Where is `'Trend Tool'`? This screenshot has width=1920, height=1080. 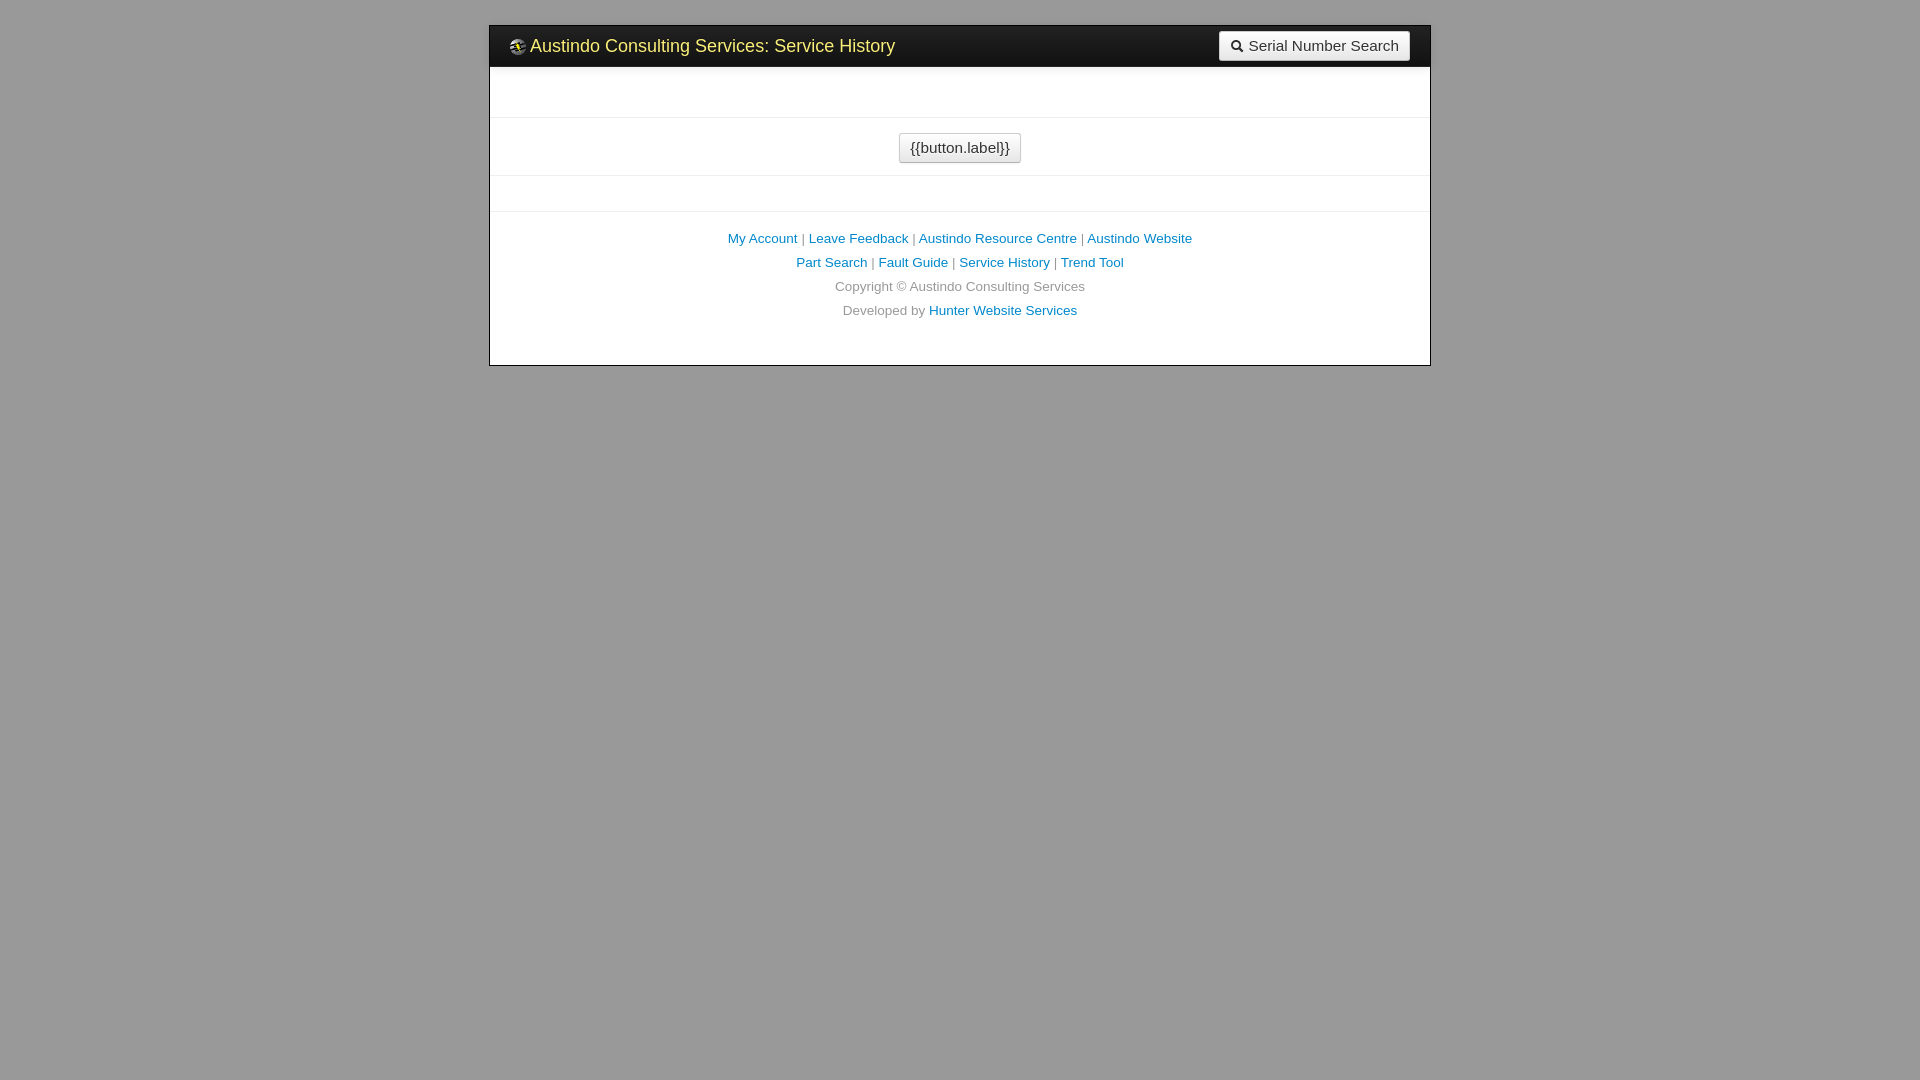
'Trend Tool' is located at coordinates (1091, 261).